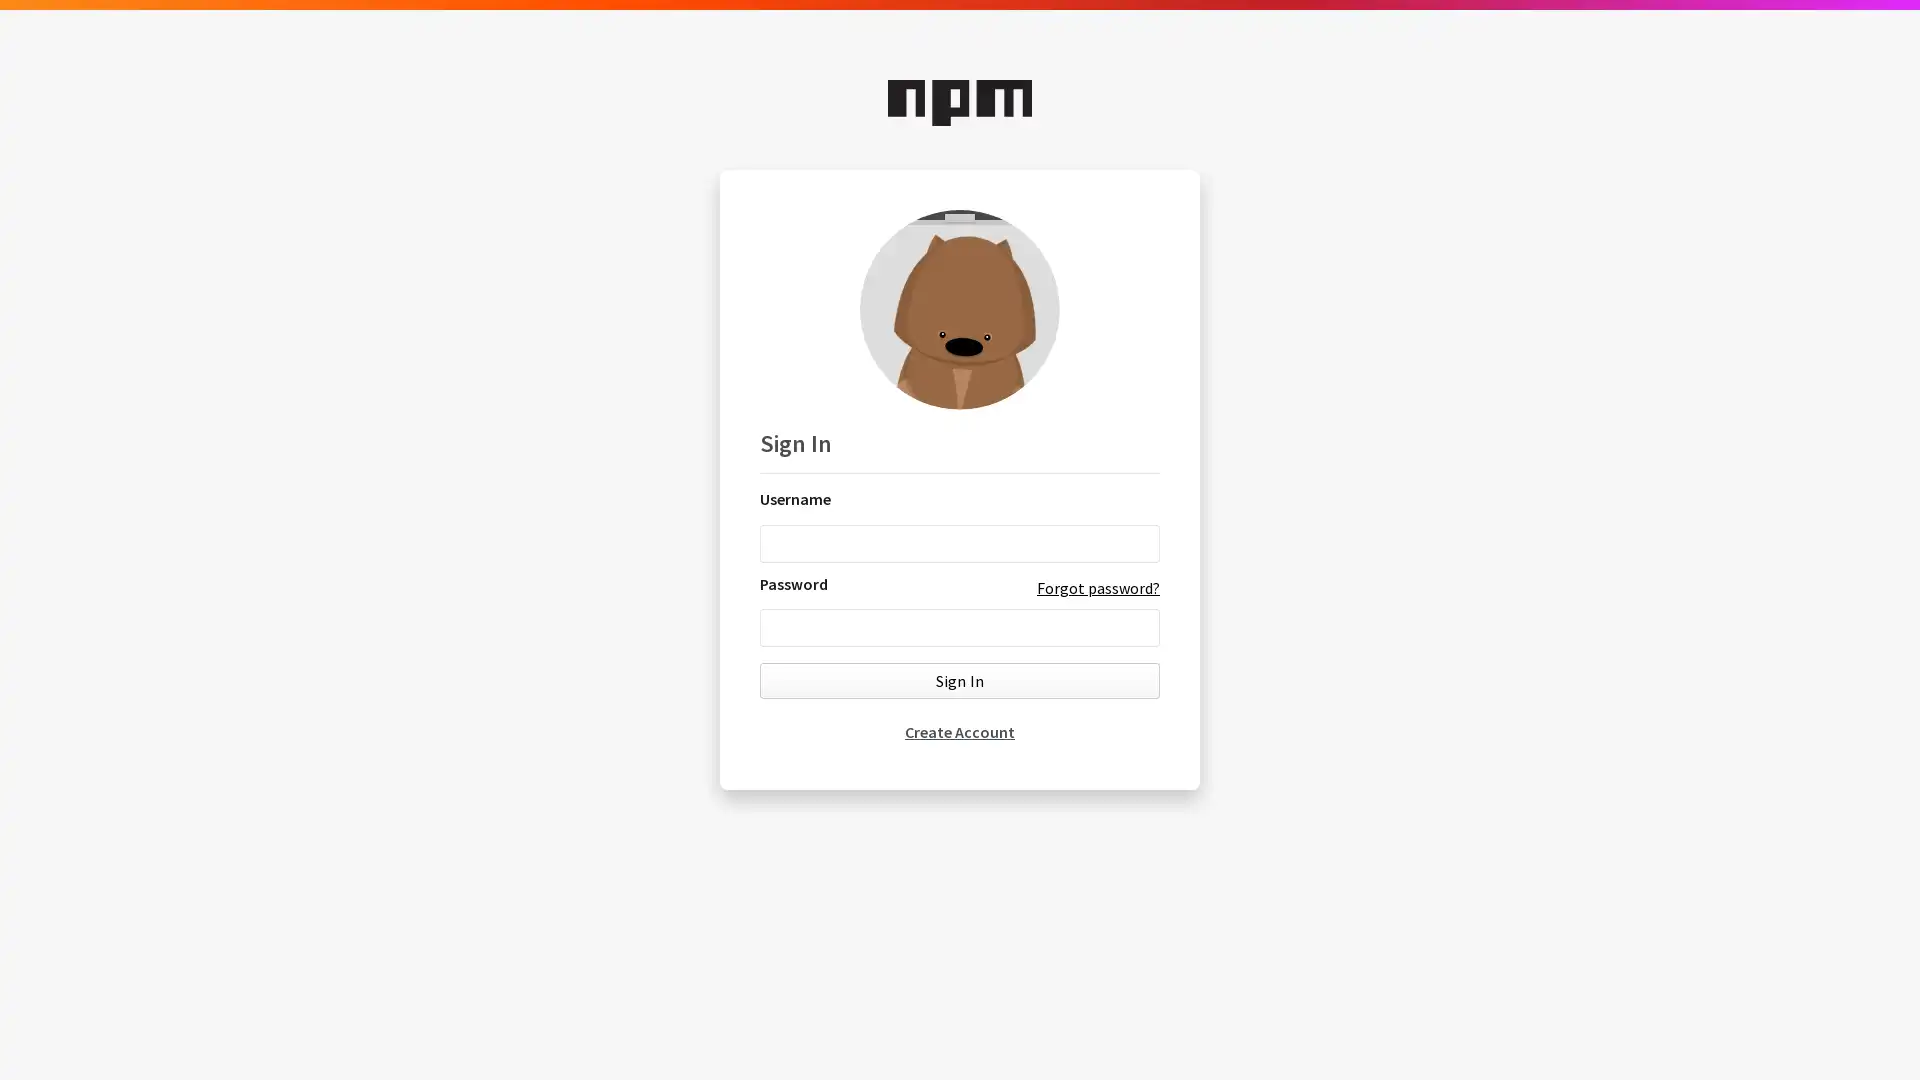 The height and width of the screenshot is (1080, 1920). I want to click on Sign In, so click(960, 679).